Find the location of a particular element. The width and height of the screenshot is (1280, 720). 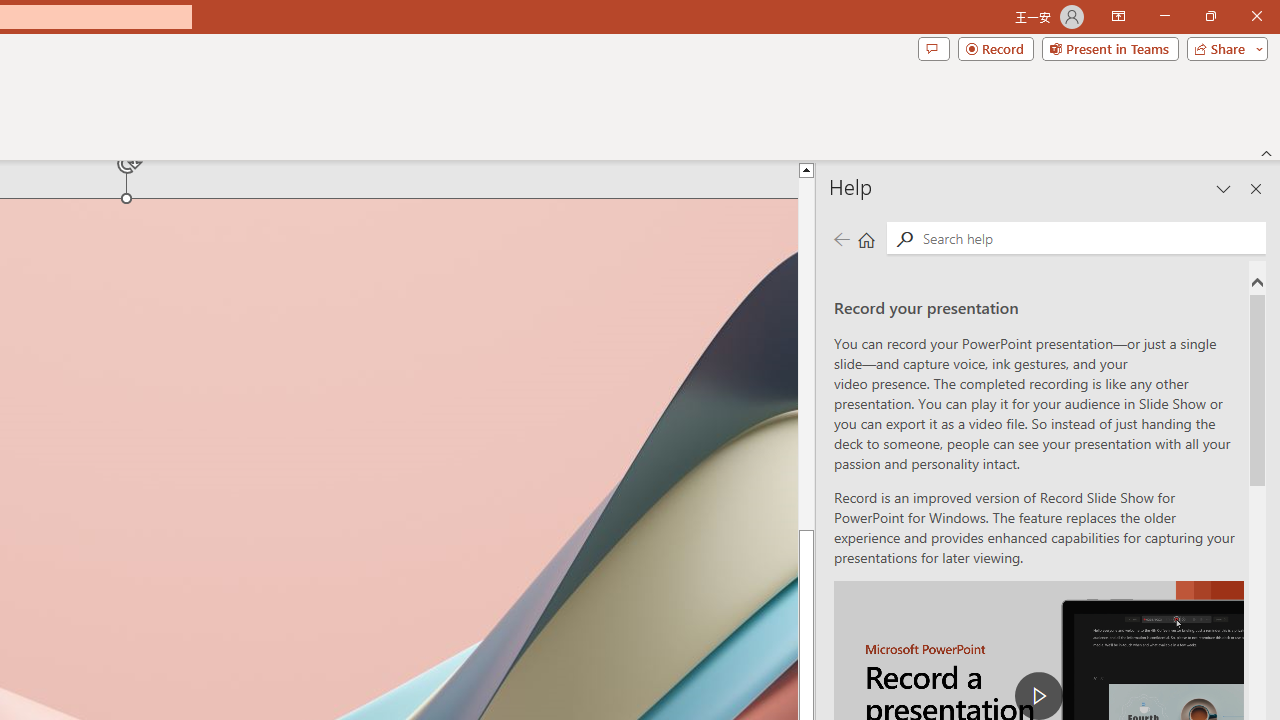

'Minimize' is located at coordinates (1164, 16).